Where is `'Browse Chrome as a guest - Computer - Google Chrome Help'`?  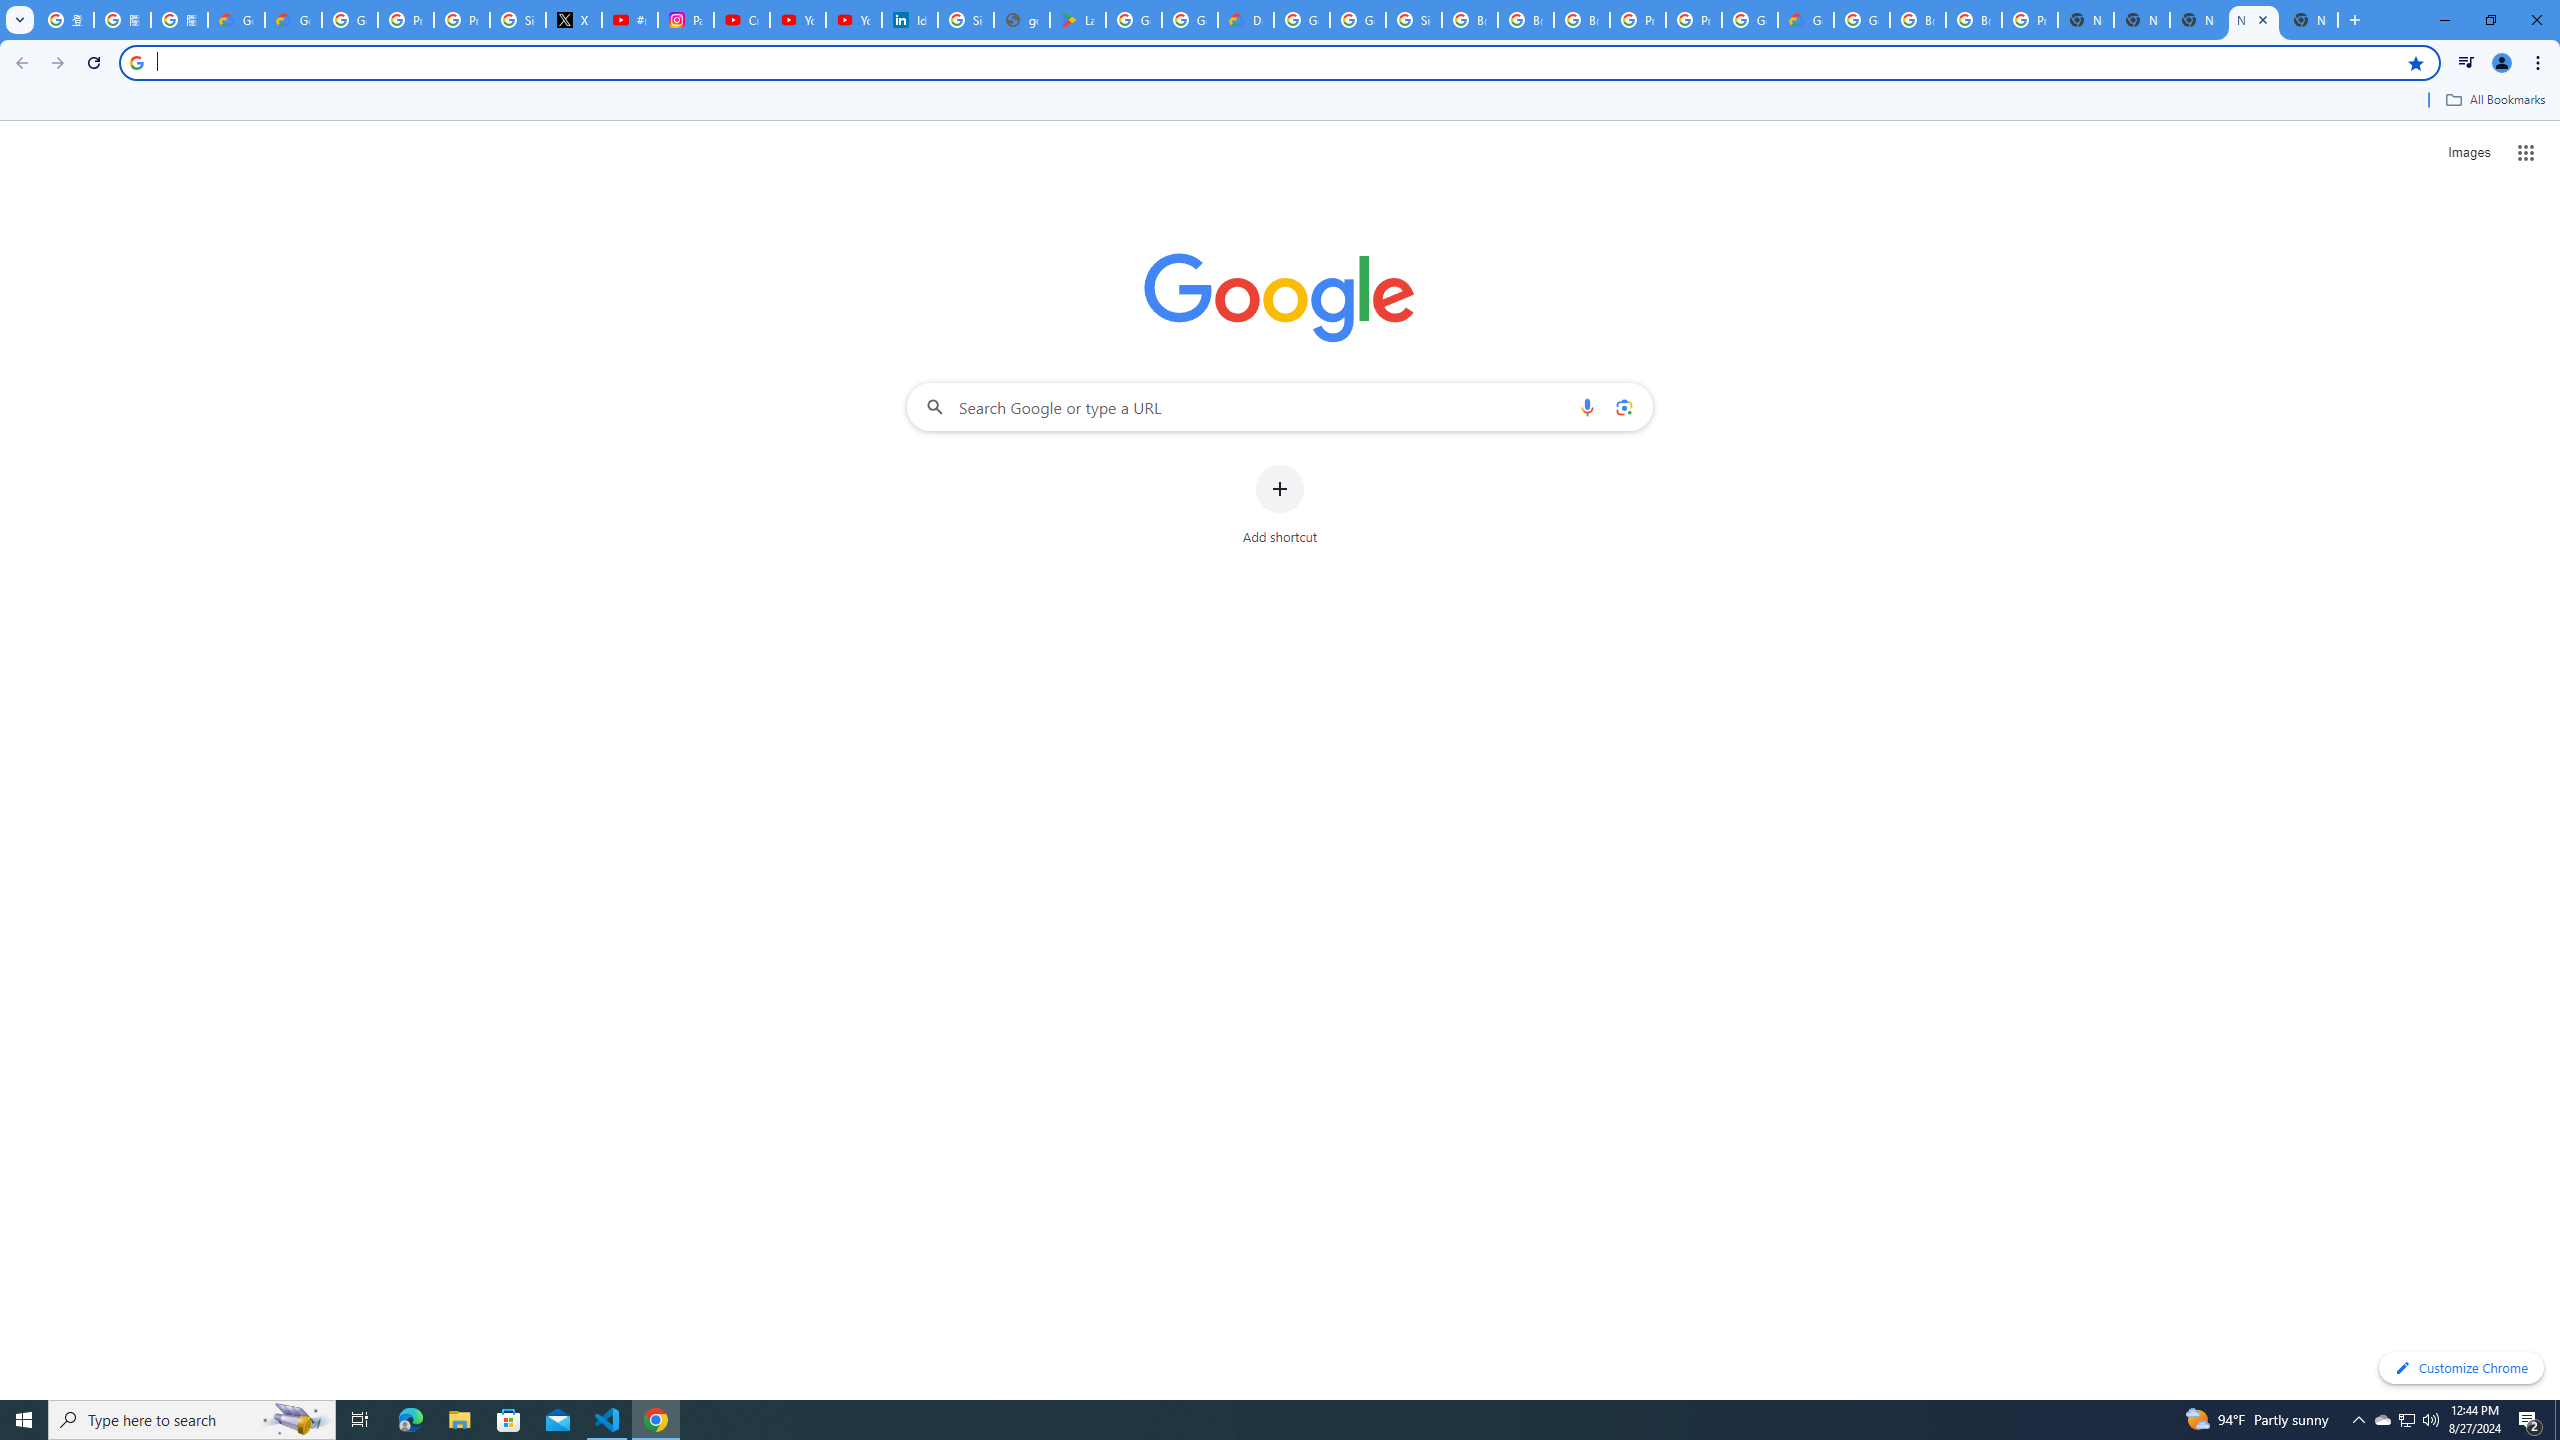 'Browse Chrome as a guest - Computer - Google Chrome Help' is located at coordinates (1526, 19).